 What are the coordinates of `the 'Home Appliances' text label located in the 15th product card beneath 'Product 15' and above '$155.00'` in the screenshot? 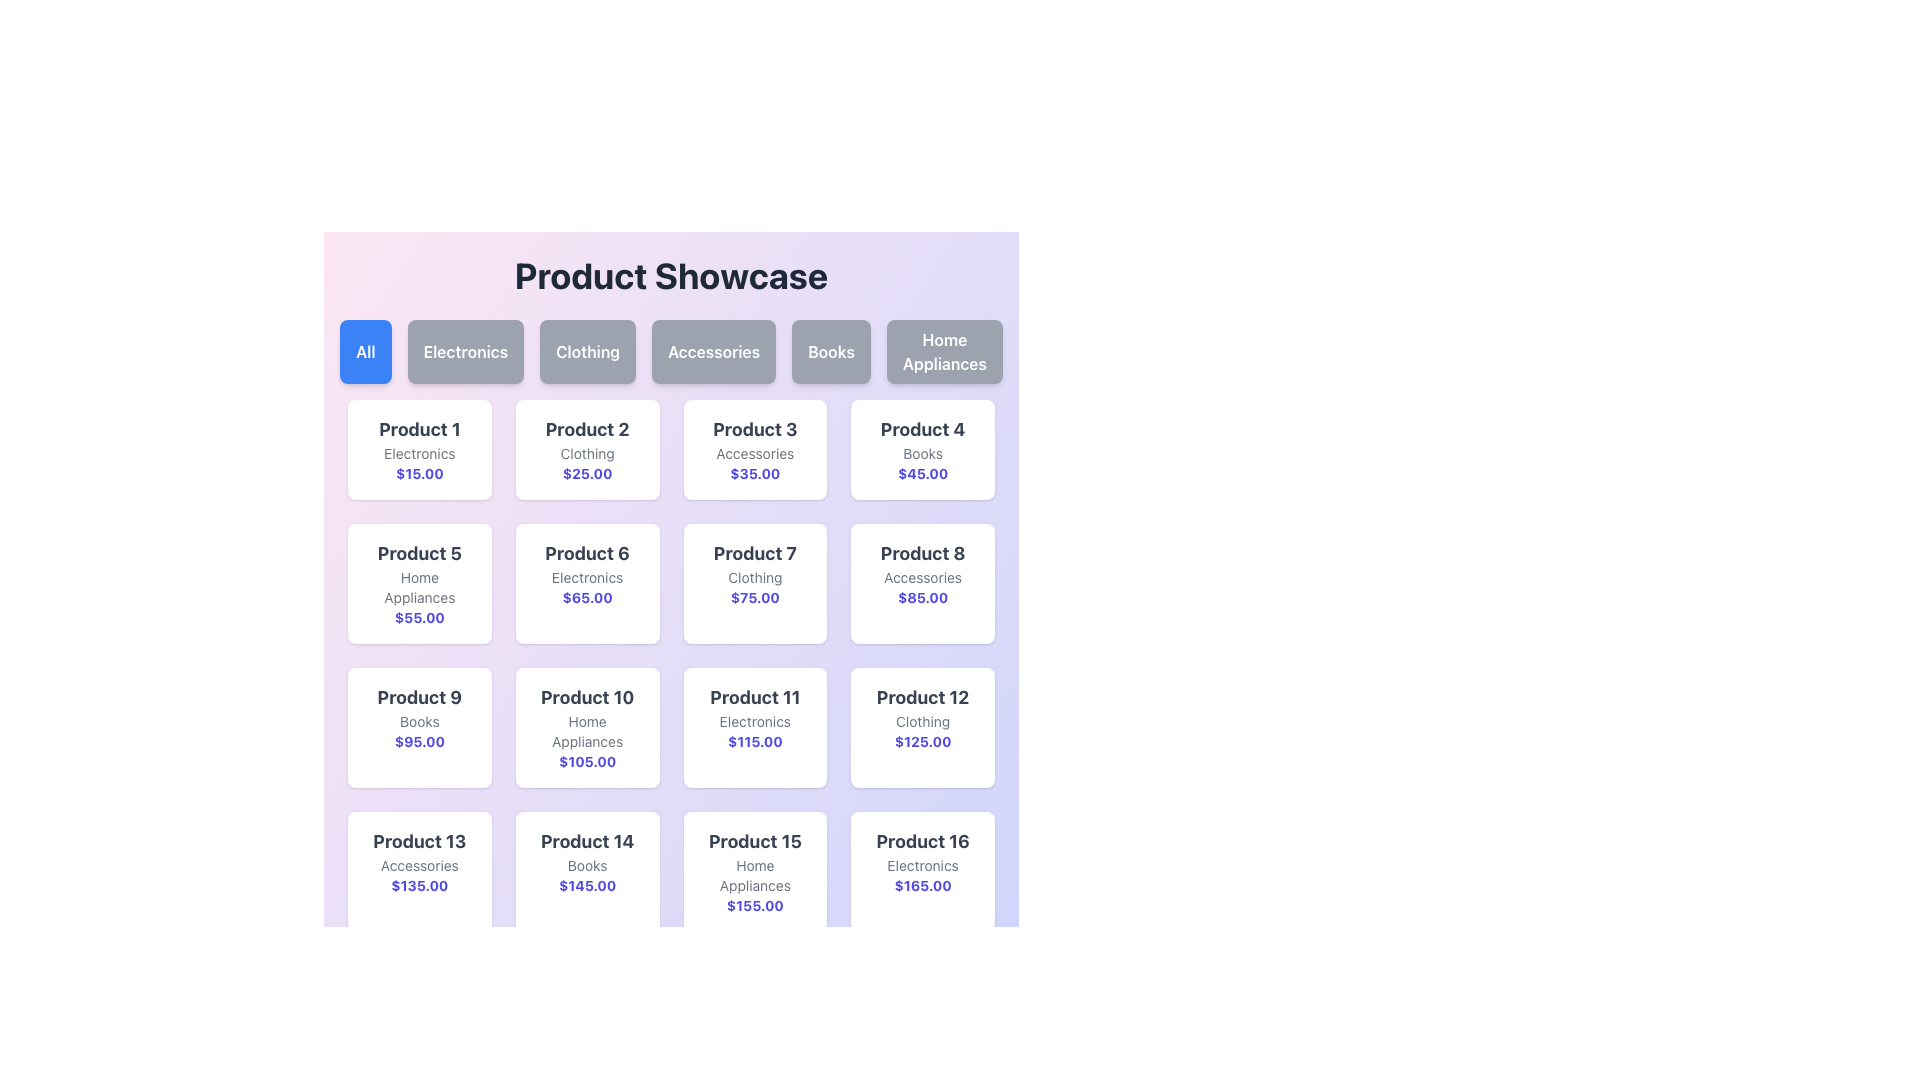 It's located at (754, 874).